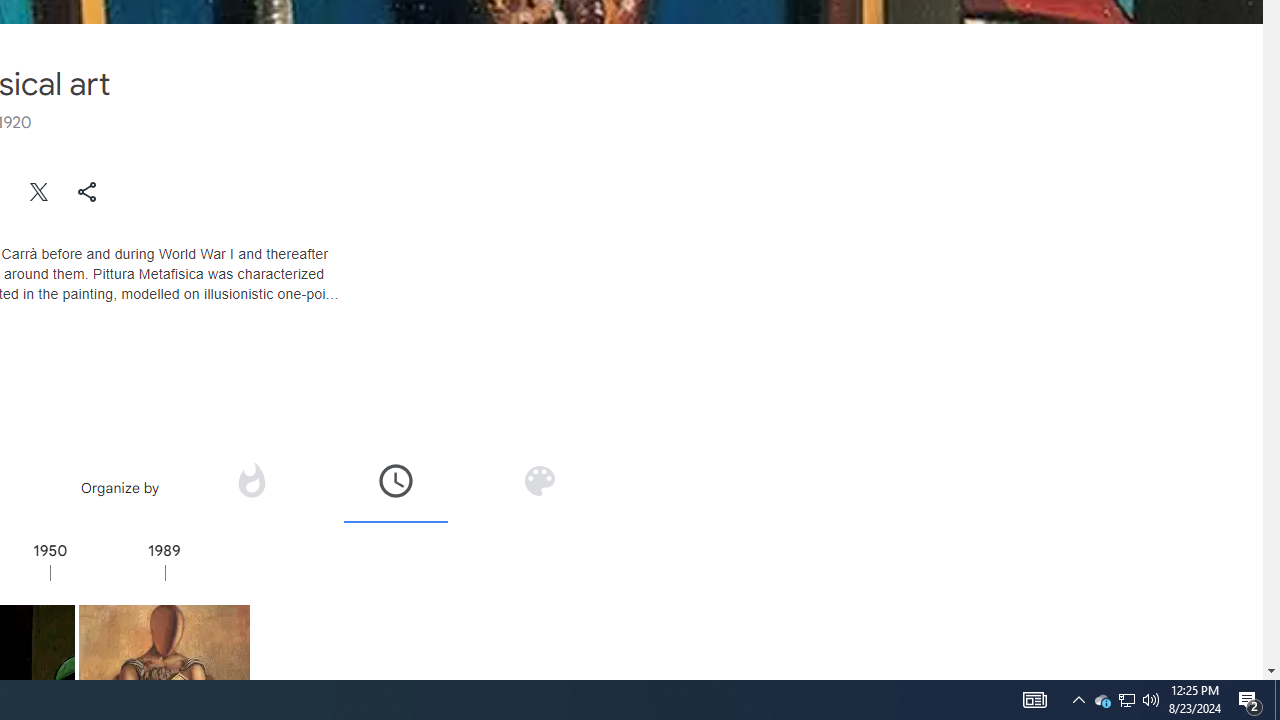 Image resolution: width=1280 pixels, height=720 pixels. I want to click on 'Organize by color', so click(538, 487).